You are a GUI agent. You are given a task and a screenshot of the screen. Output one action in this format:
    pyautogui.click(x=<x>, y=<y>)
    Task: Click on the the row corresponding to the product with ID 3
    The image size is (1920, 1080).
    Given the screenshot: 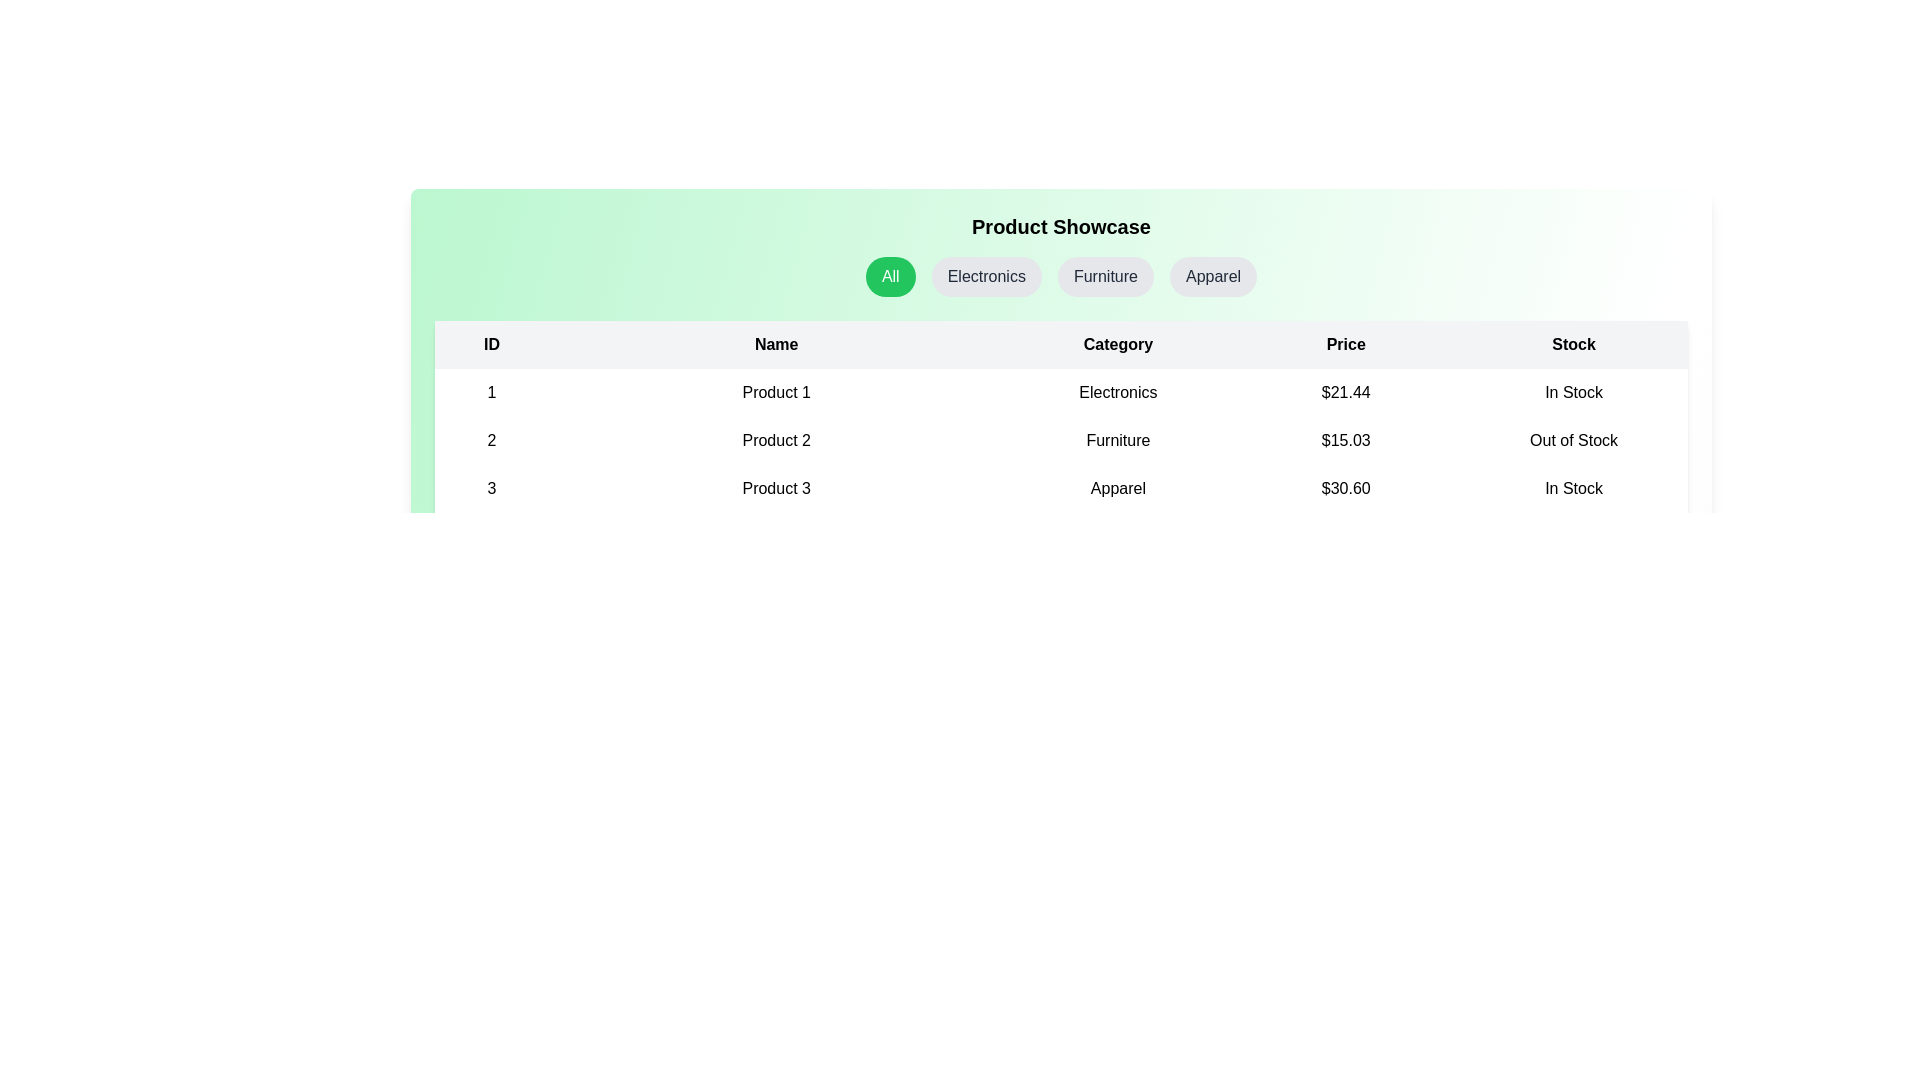 What is the action you would take?
    pyautogui.click(x=1060, y=489)
    